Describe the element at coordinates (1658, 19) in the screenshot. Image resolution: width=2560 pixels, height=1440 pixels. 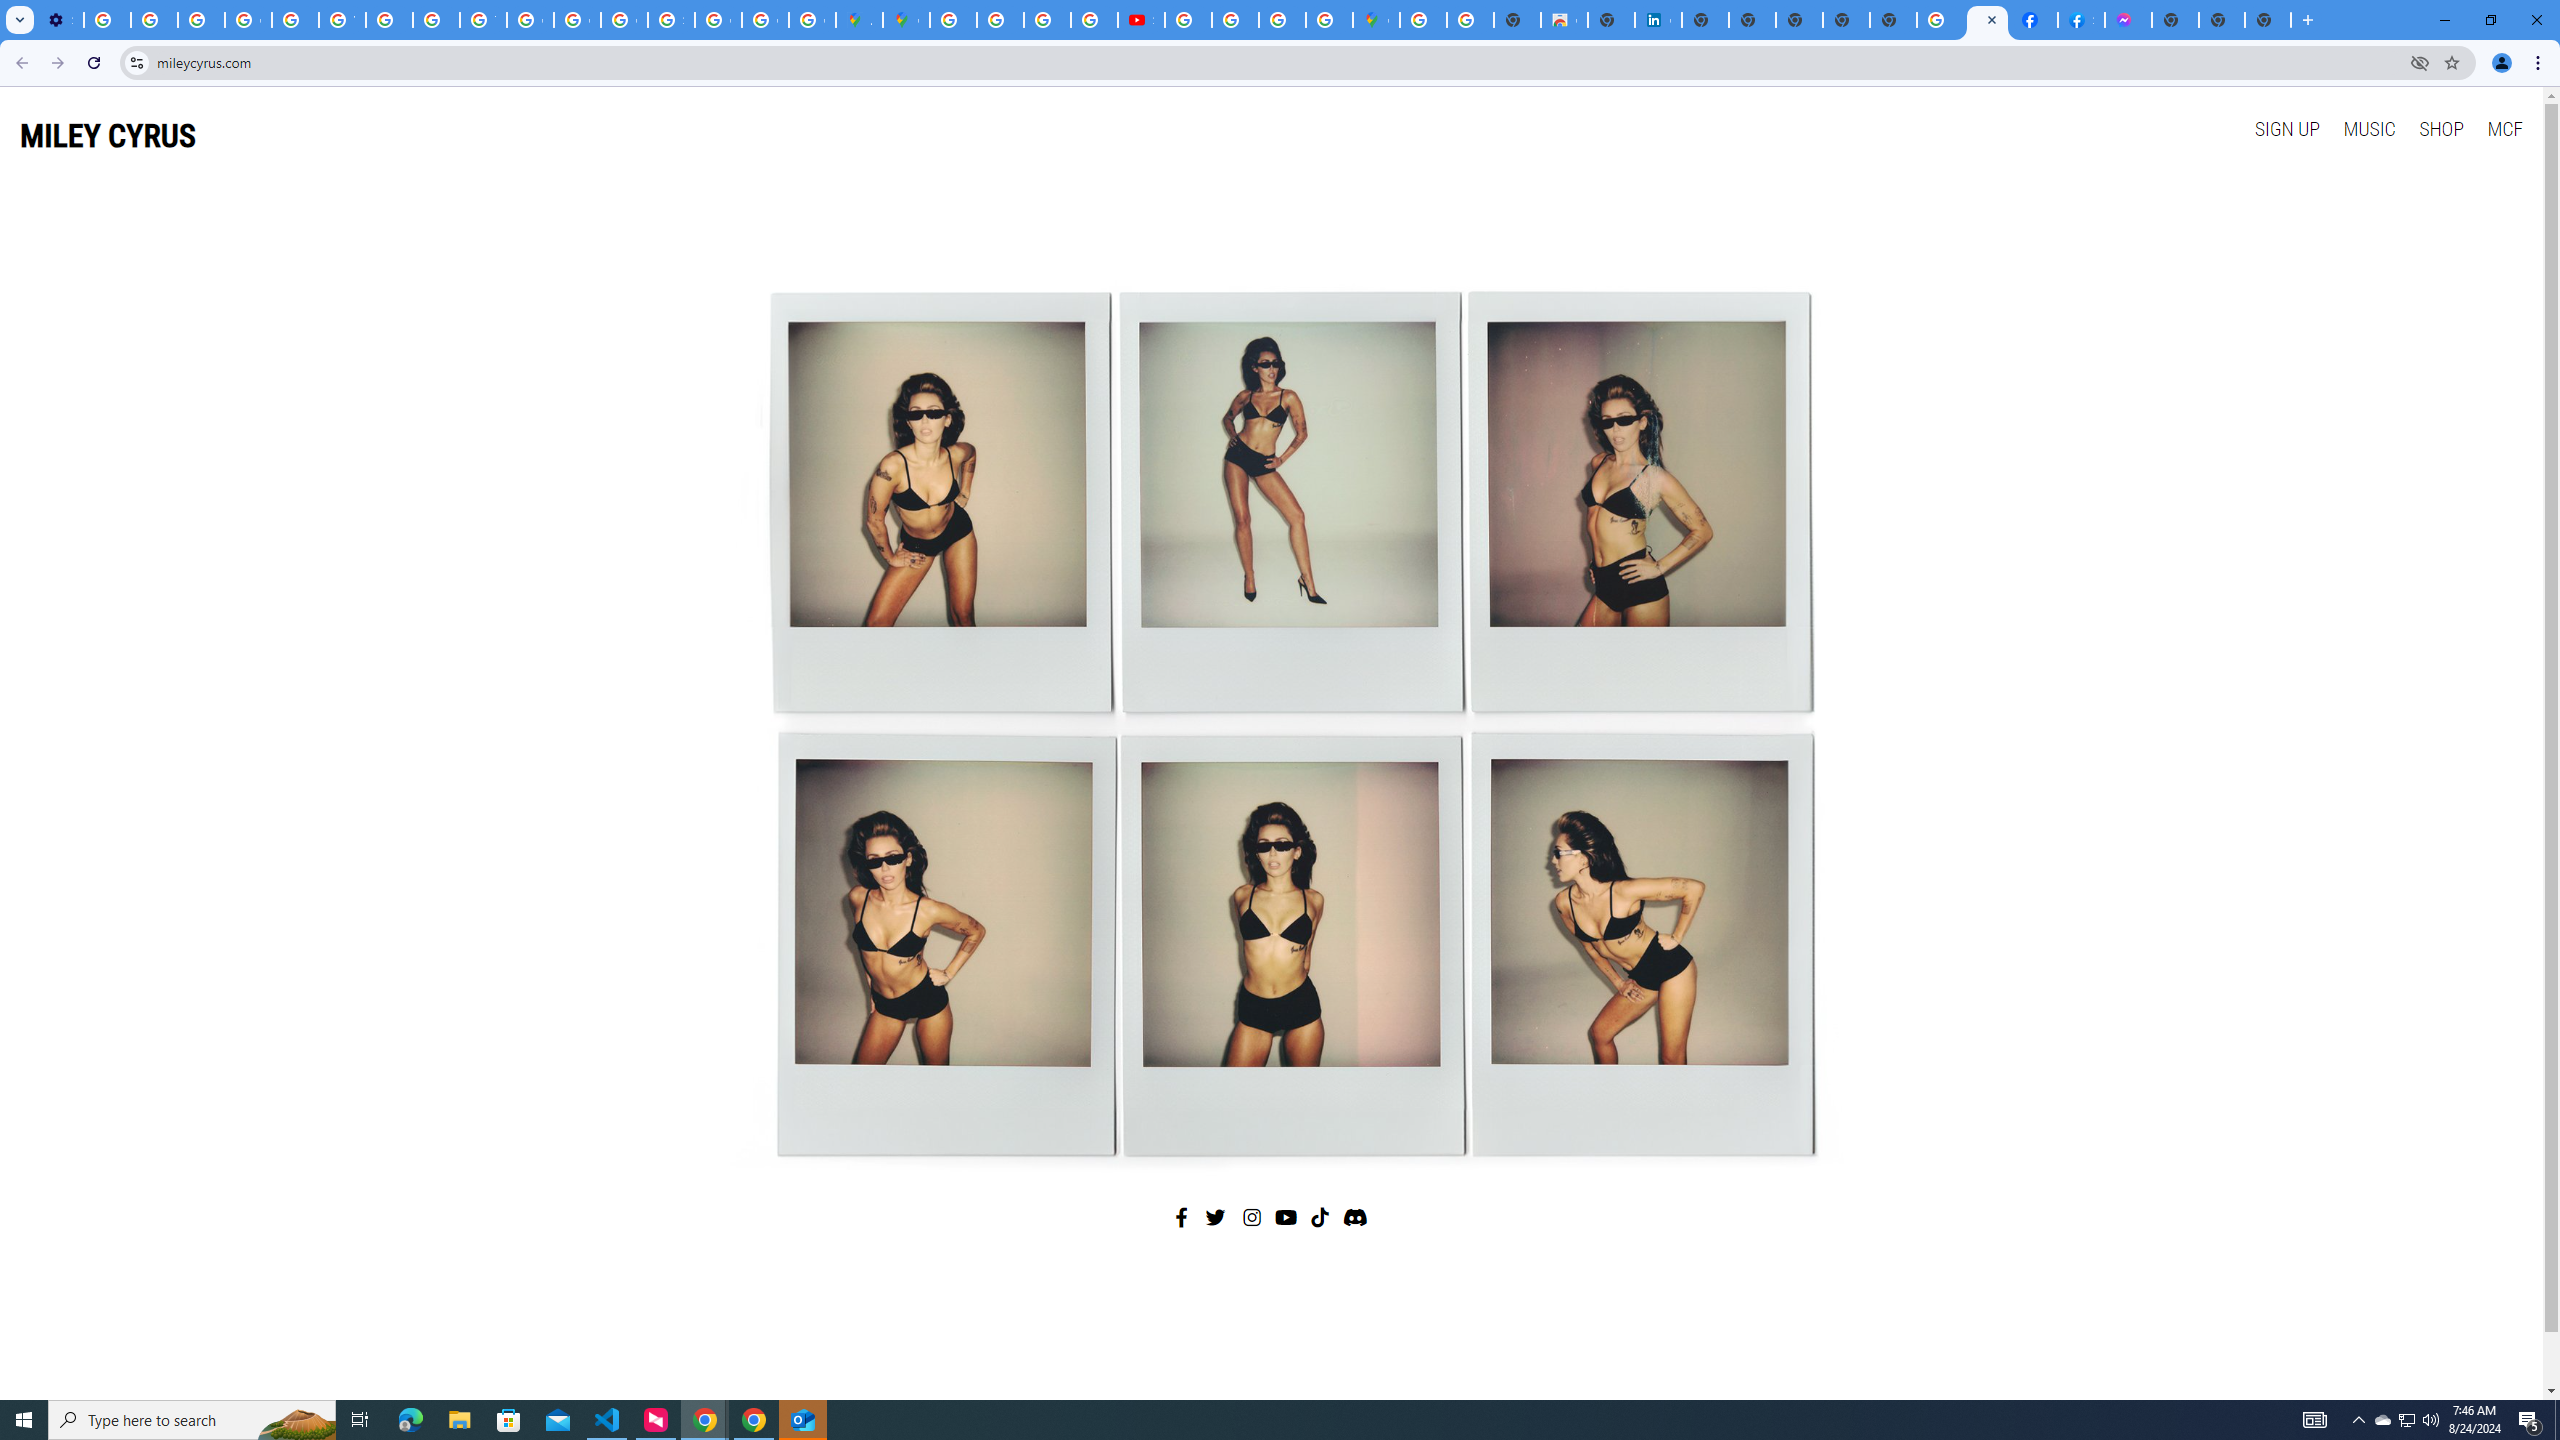
I see `'Cookie Policy | LinkedIn'` at that location.